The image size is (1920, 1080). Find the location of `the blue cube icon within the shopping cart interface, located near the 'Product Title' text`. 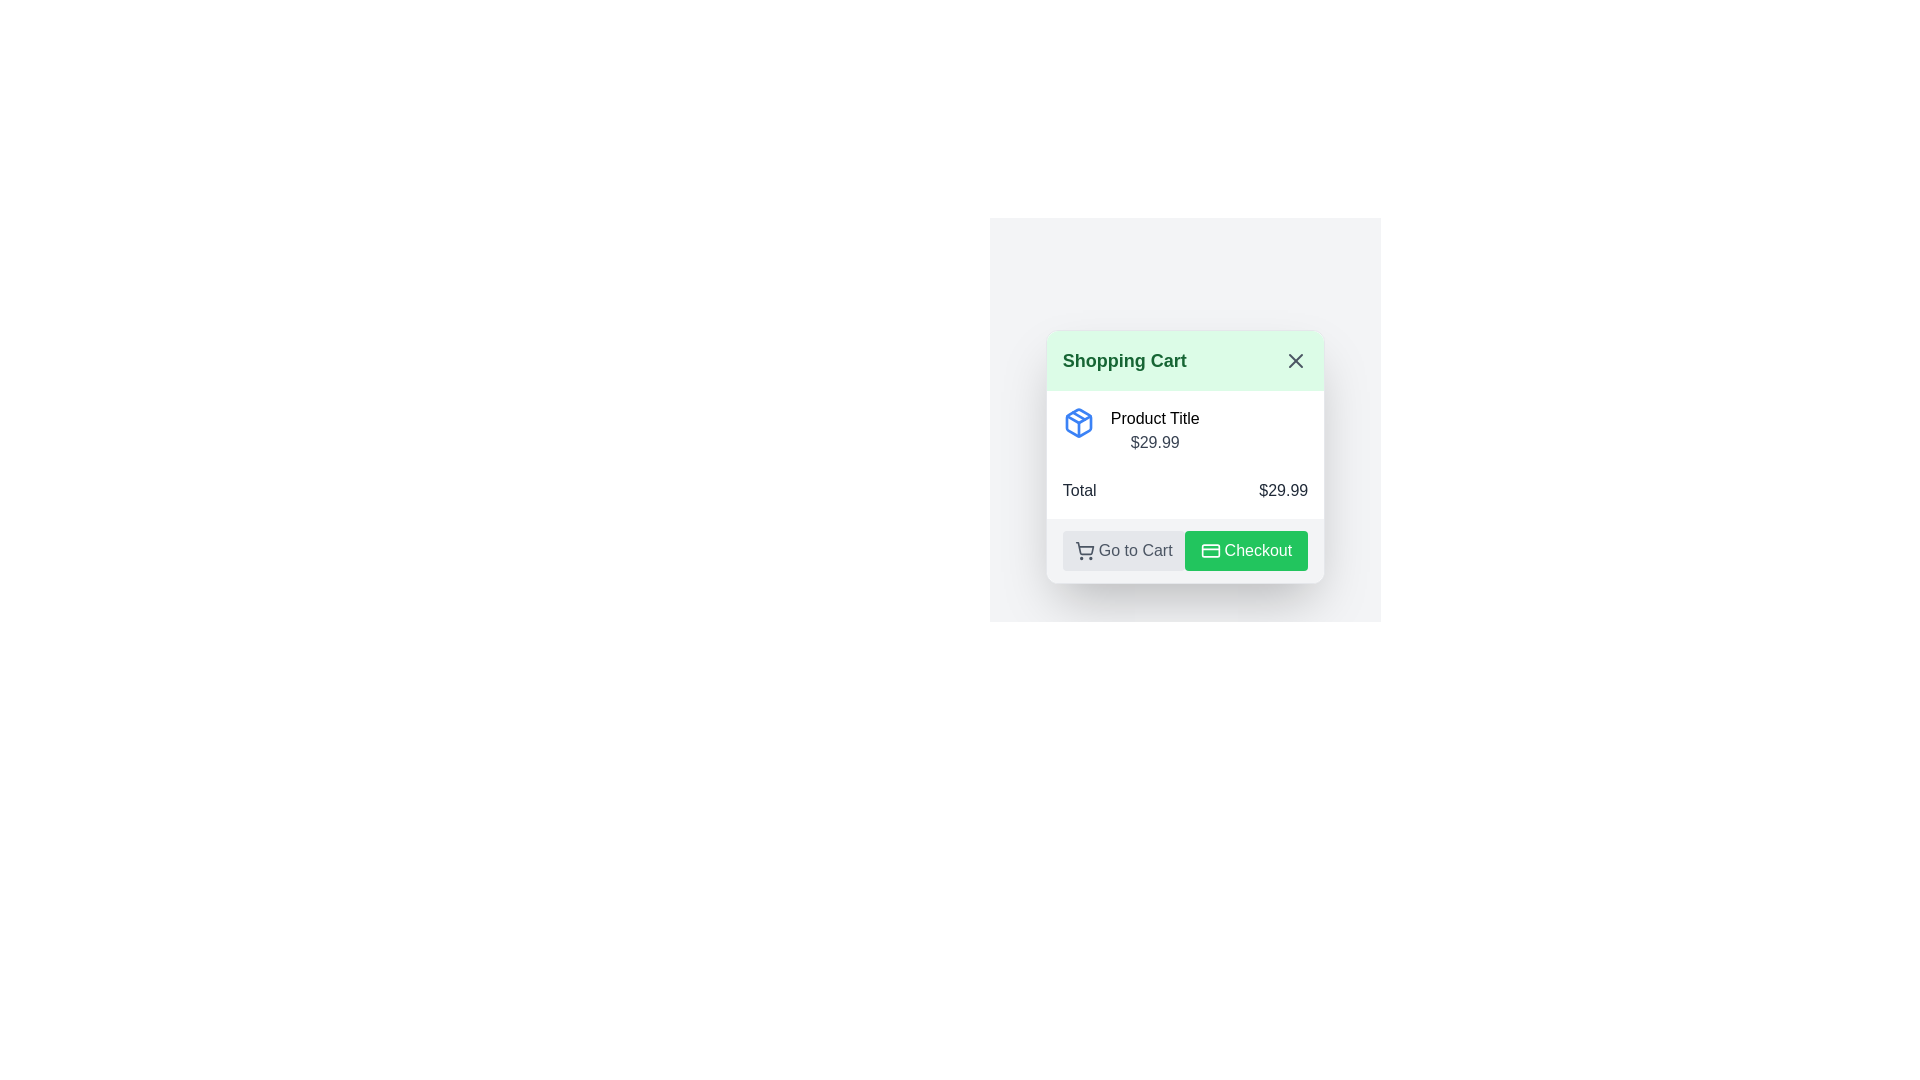

the blue cube icon within the shopping cart interface, located near the 'Product Title' text is located at coordinates (1077, 422).